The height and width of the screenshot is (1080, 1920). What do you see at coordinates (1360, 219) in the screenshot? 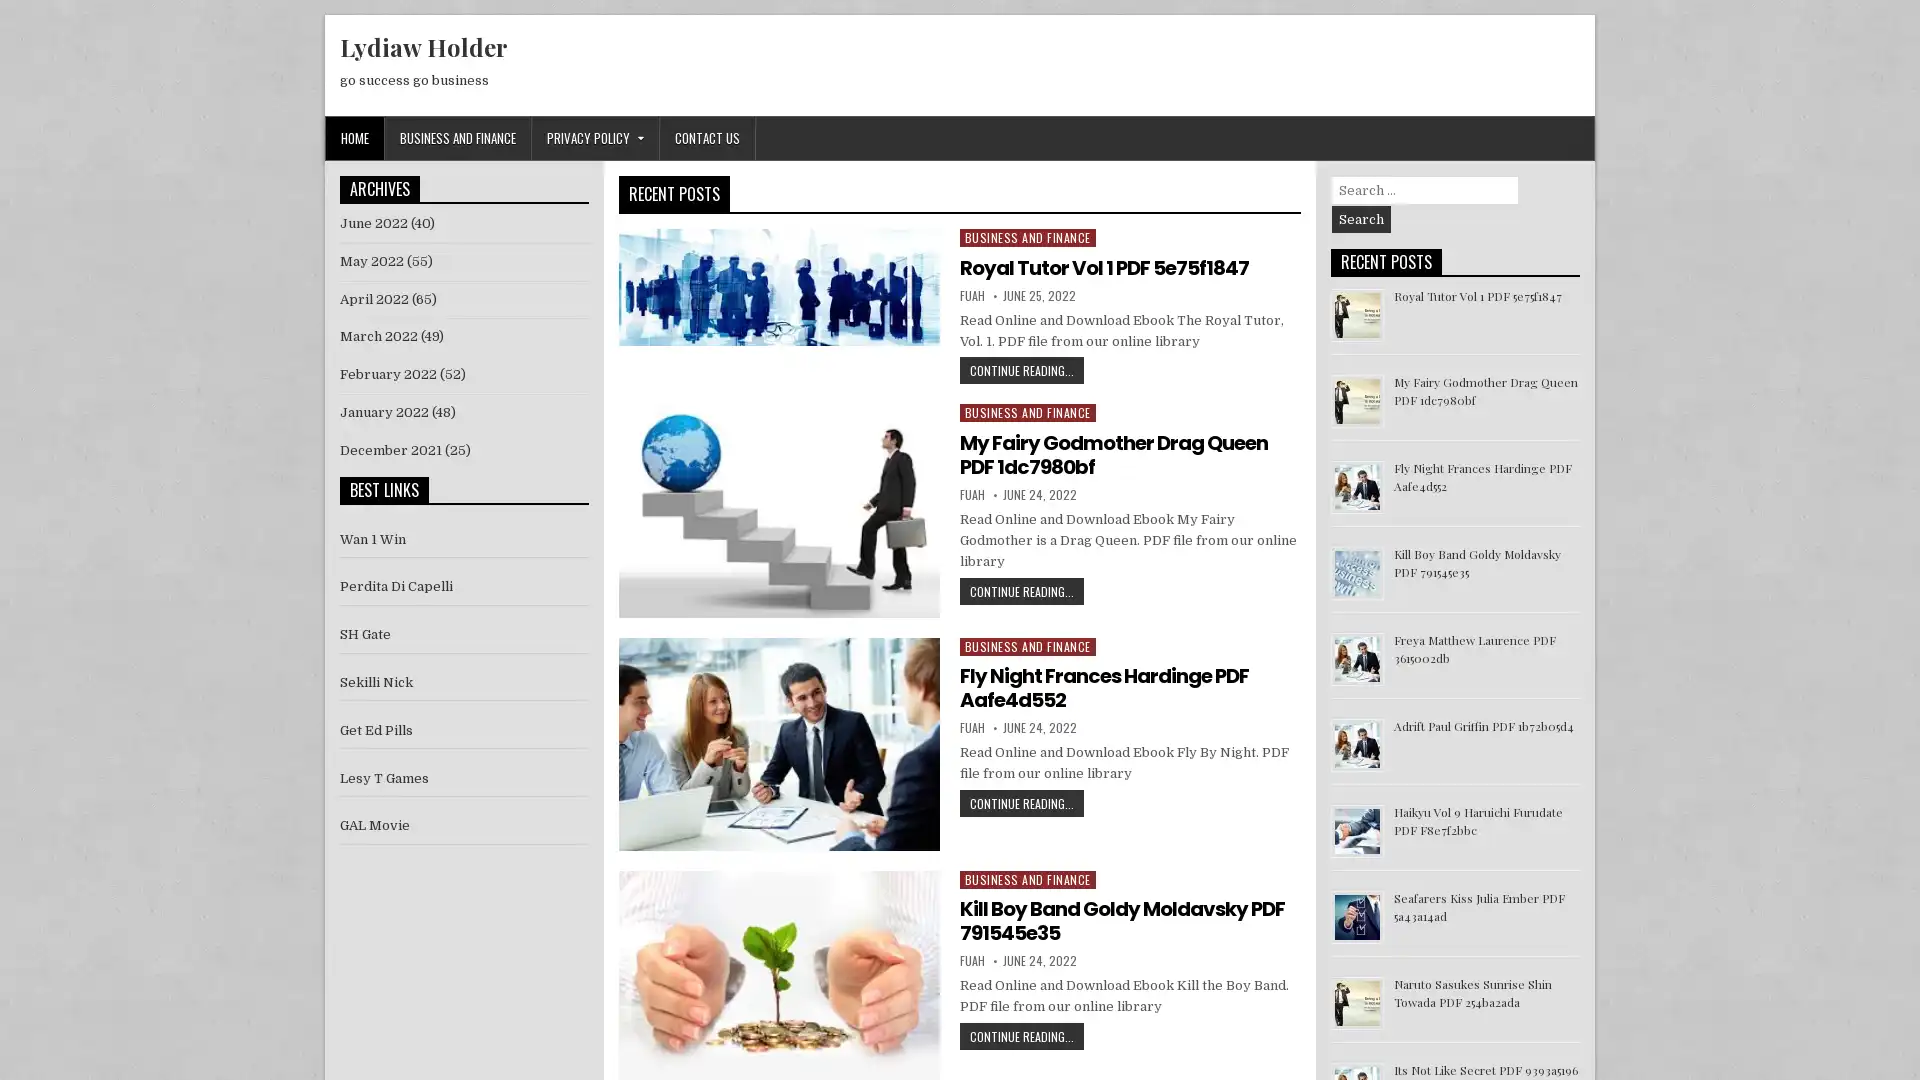
I see `Search` at bounding box center [1360, 219].